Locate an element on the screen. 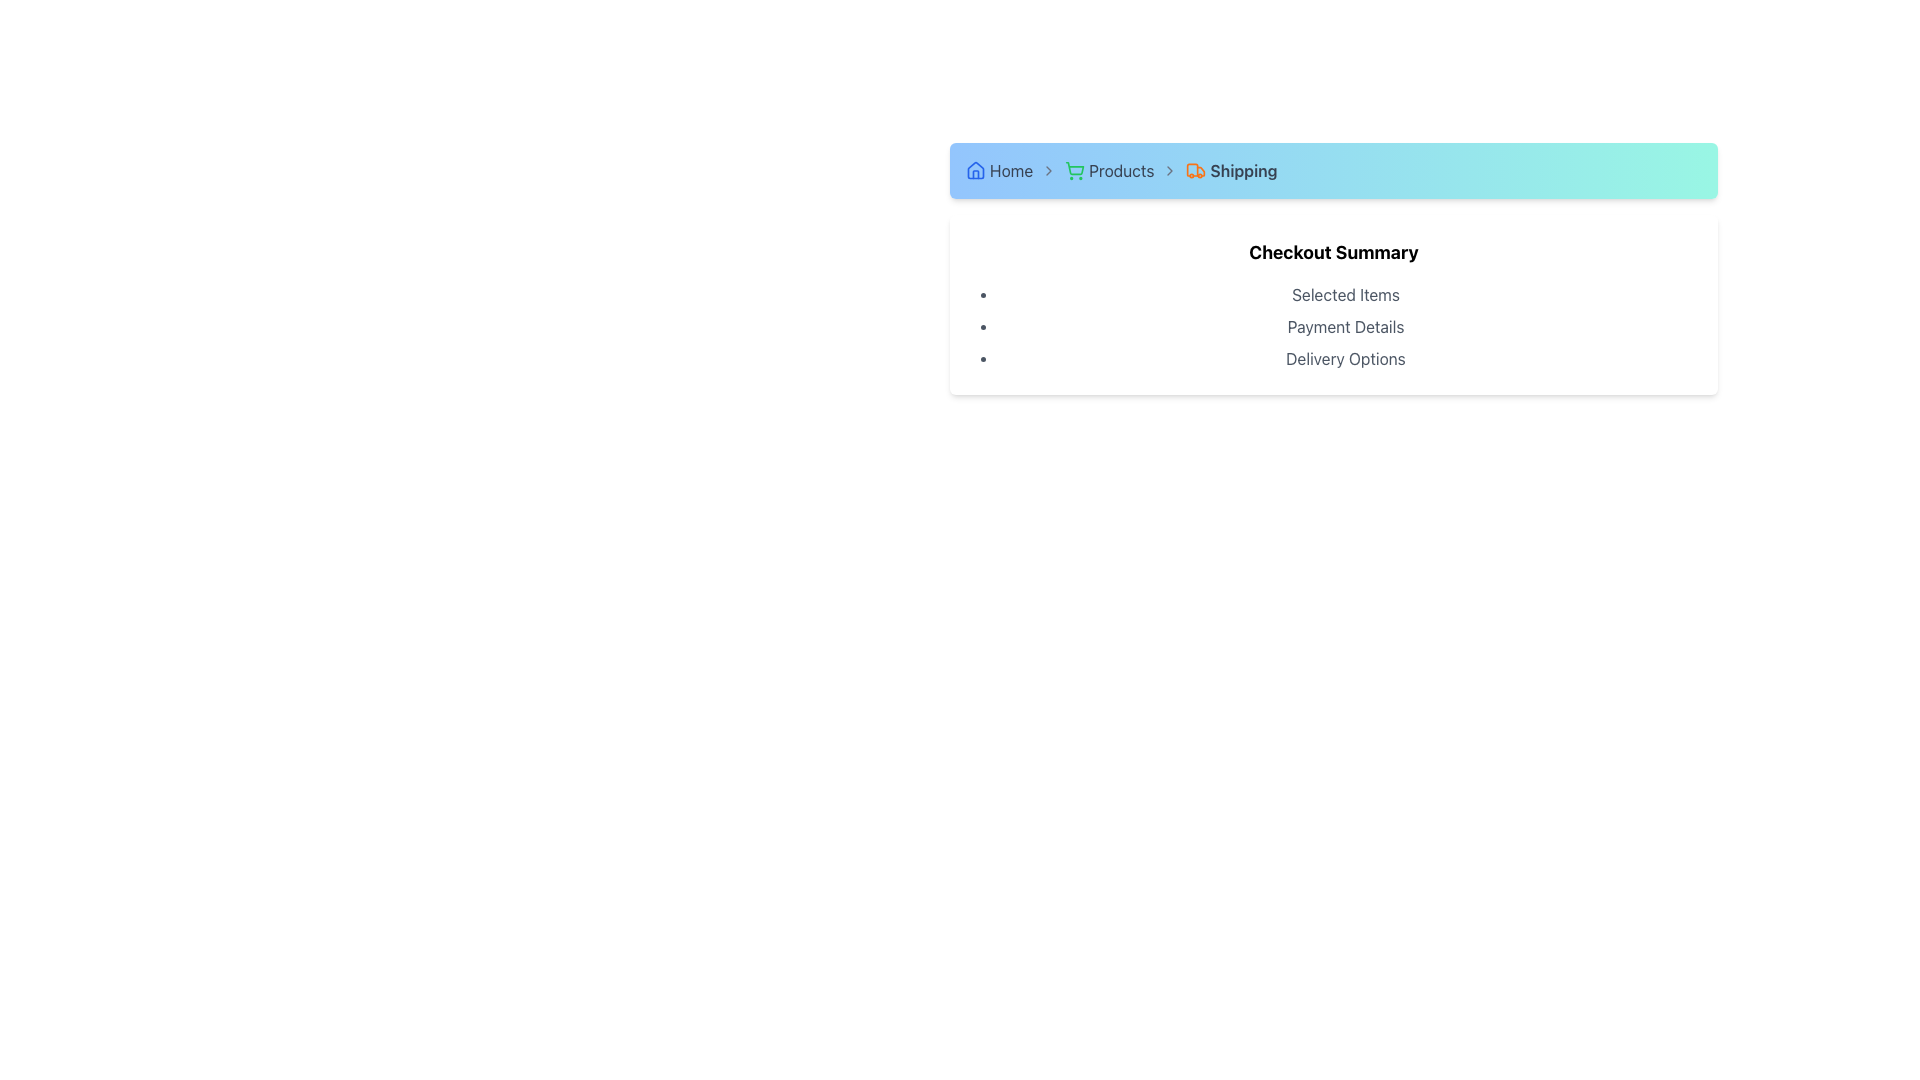 The image size is (1920, 1080). the 'Payment Details' text label which is the second item in the vertical list under the 'Checkout Summary' header is located at coordinates (1345, 326).